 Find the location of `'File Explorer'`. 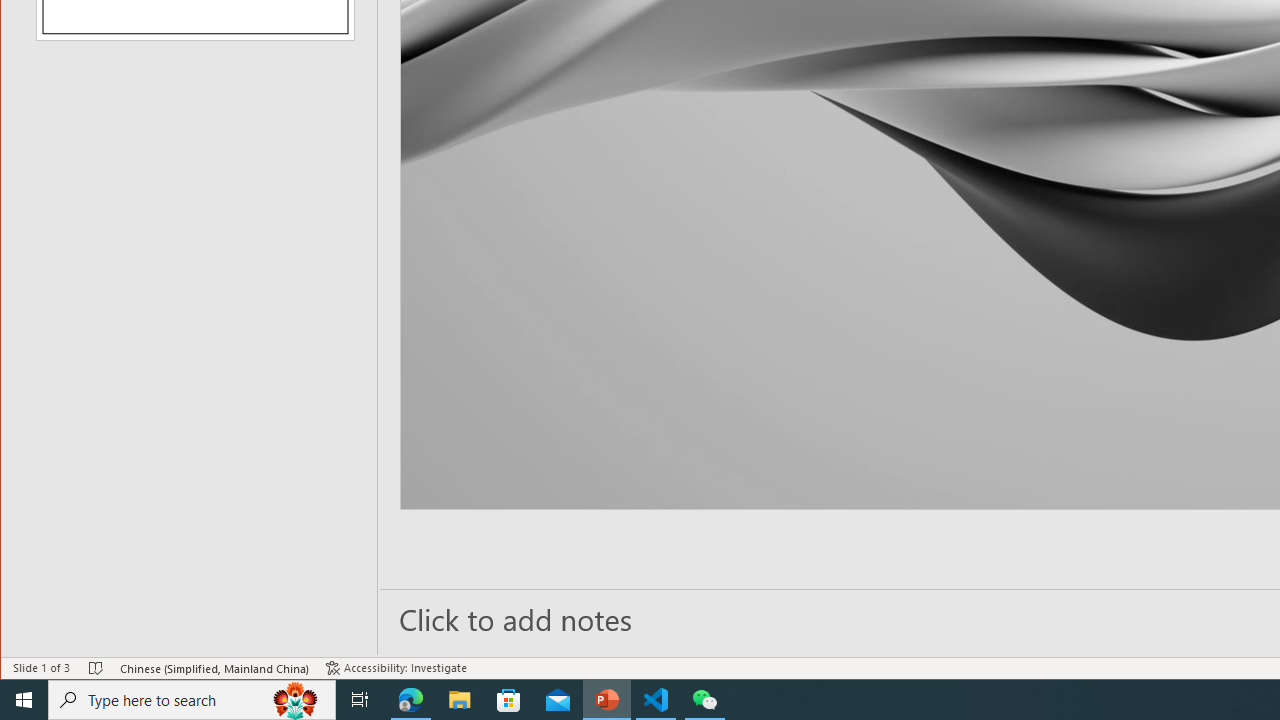

'File Explorer' is located at coordinates (459, 698).